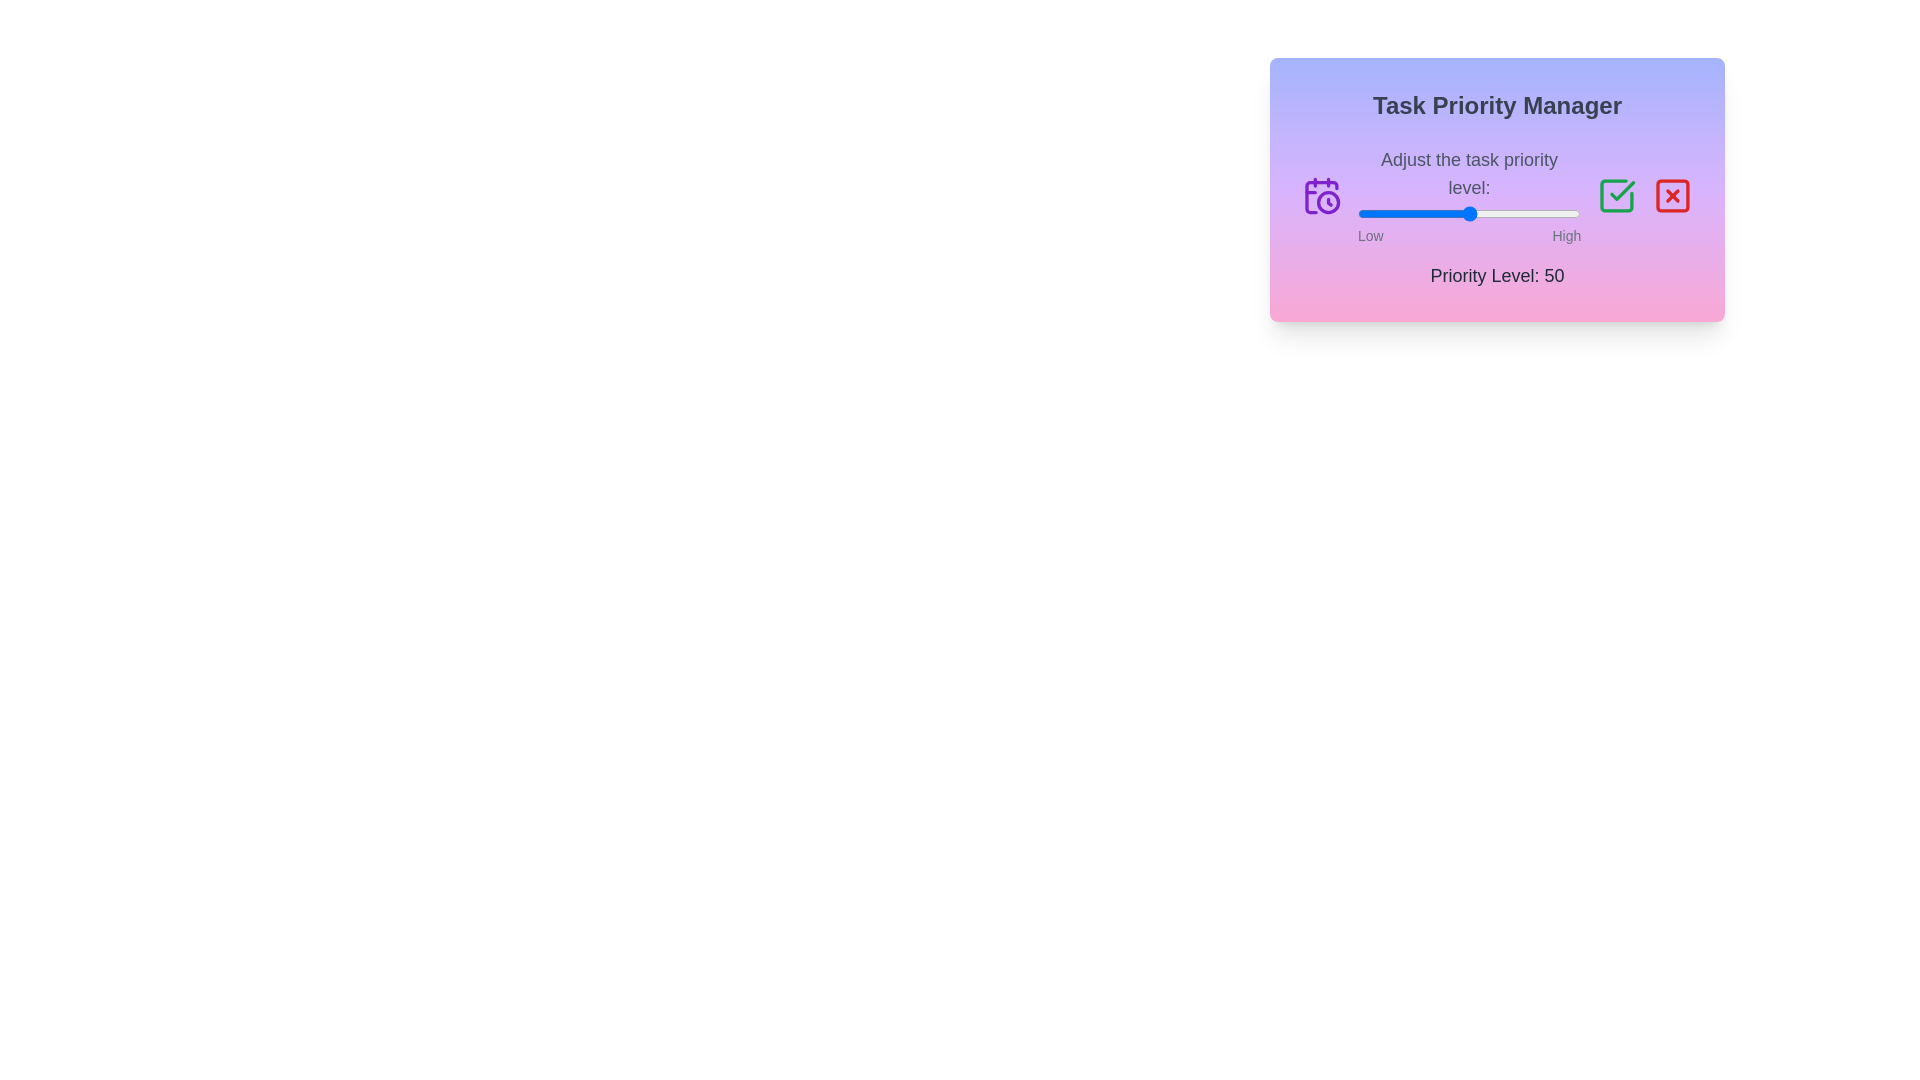 This screenshot has height=1080, width=1920. I want to click on the task priority to 93 by adjusting the slider, so click(1564, 213).